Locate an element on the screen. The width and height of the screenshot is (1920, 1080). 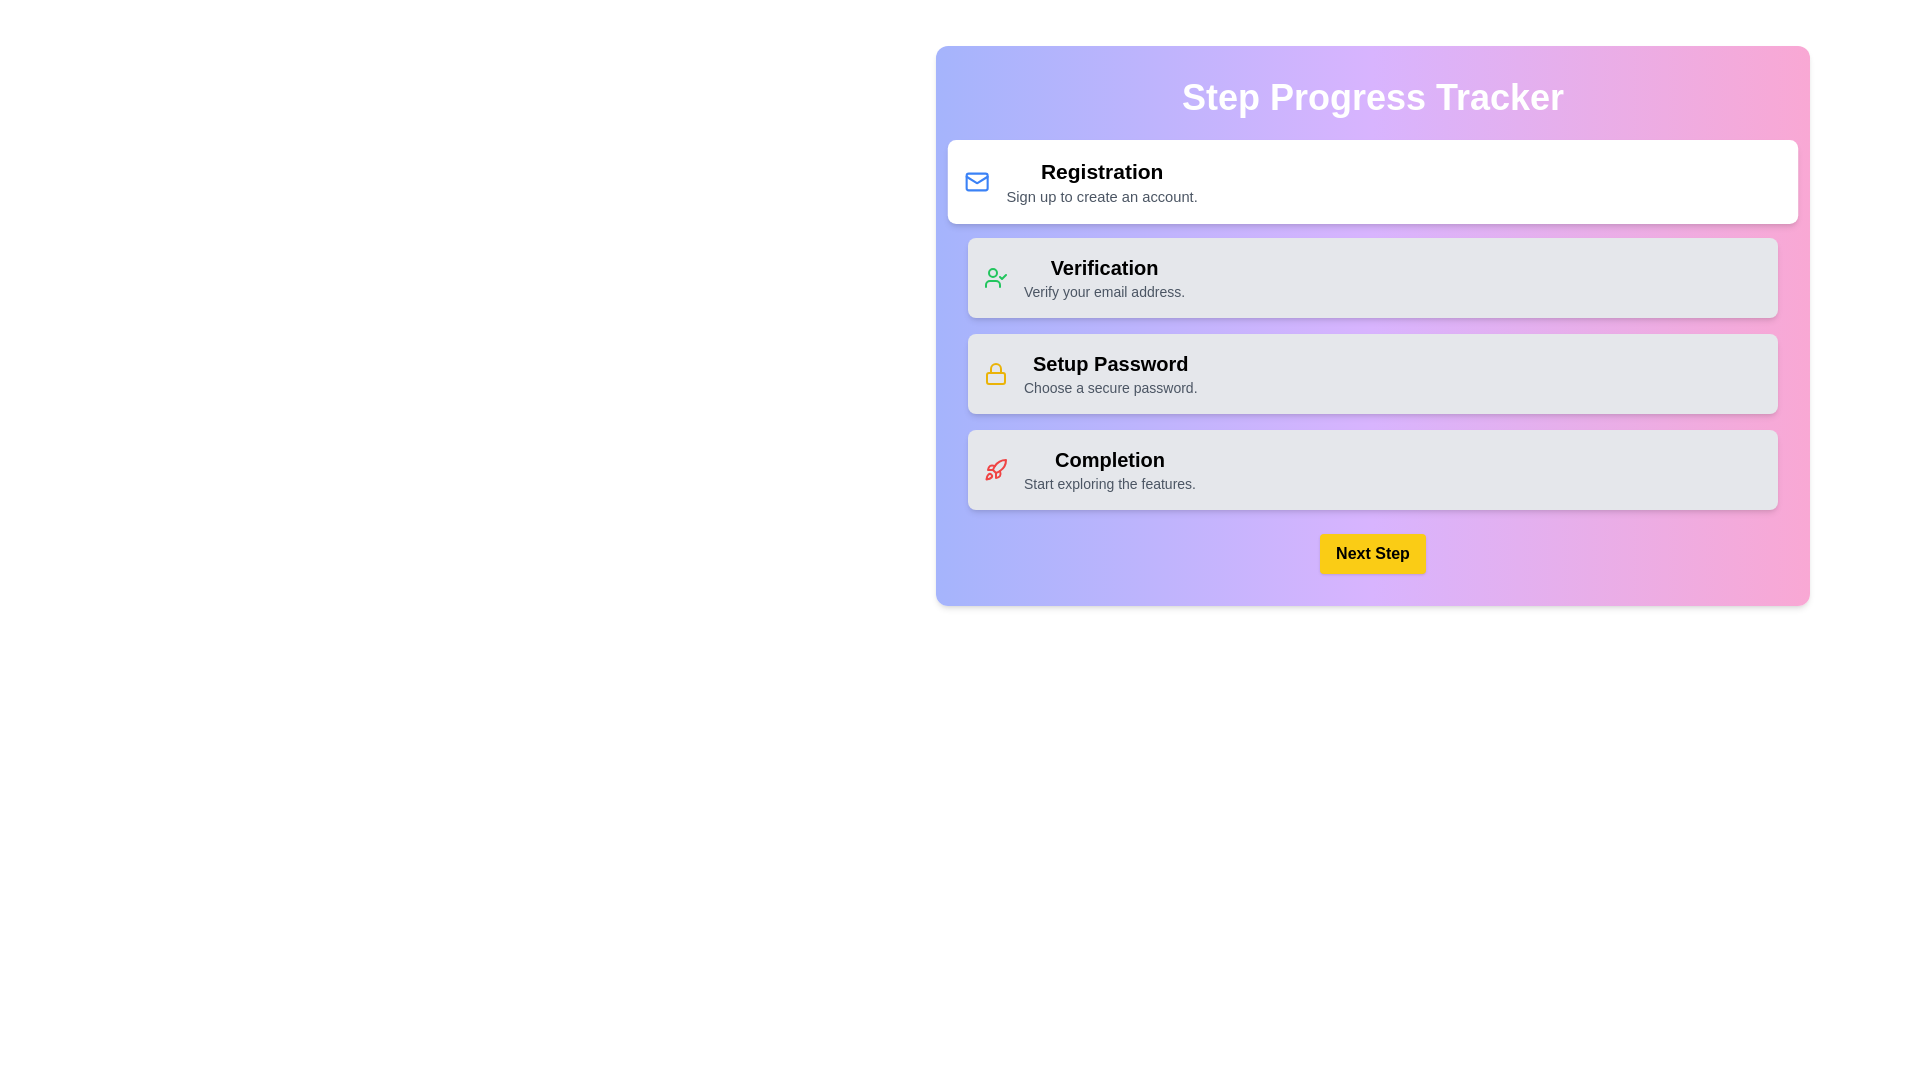
the secure lock icon located in the 'Setup Password' section, which is the third item in the vertical step progress tracker is located at coordinates (996, 374).